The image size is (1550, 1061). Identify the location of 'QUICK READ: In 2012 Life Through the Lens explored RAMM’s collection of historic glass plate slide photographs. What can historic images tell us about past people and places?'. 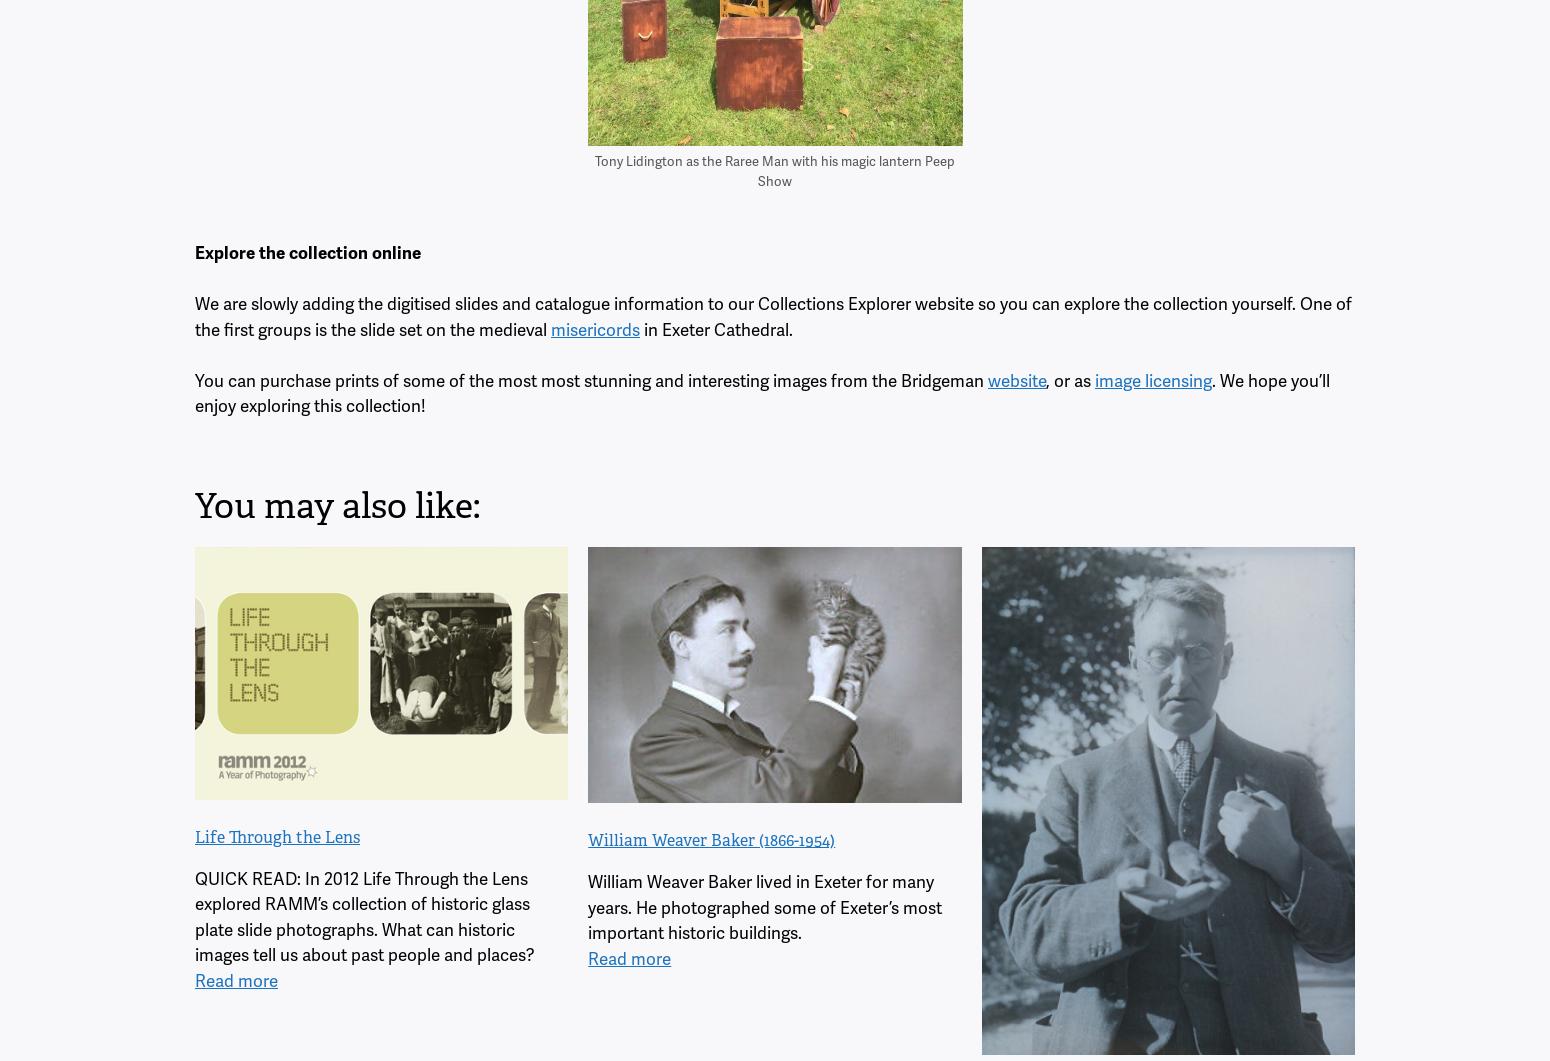
(364, 915).